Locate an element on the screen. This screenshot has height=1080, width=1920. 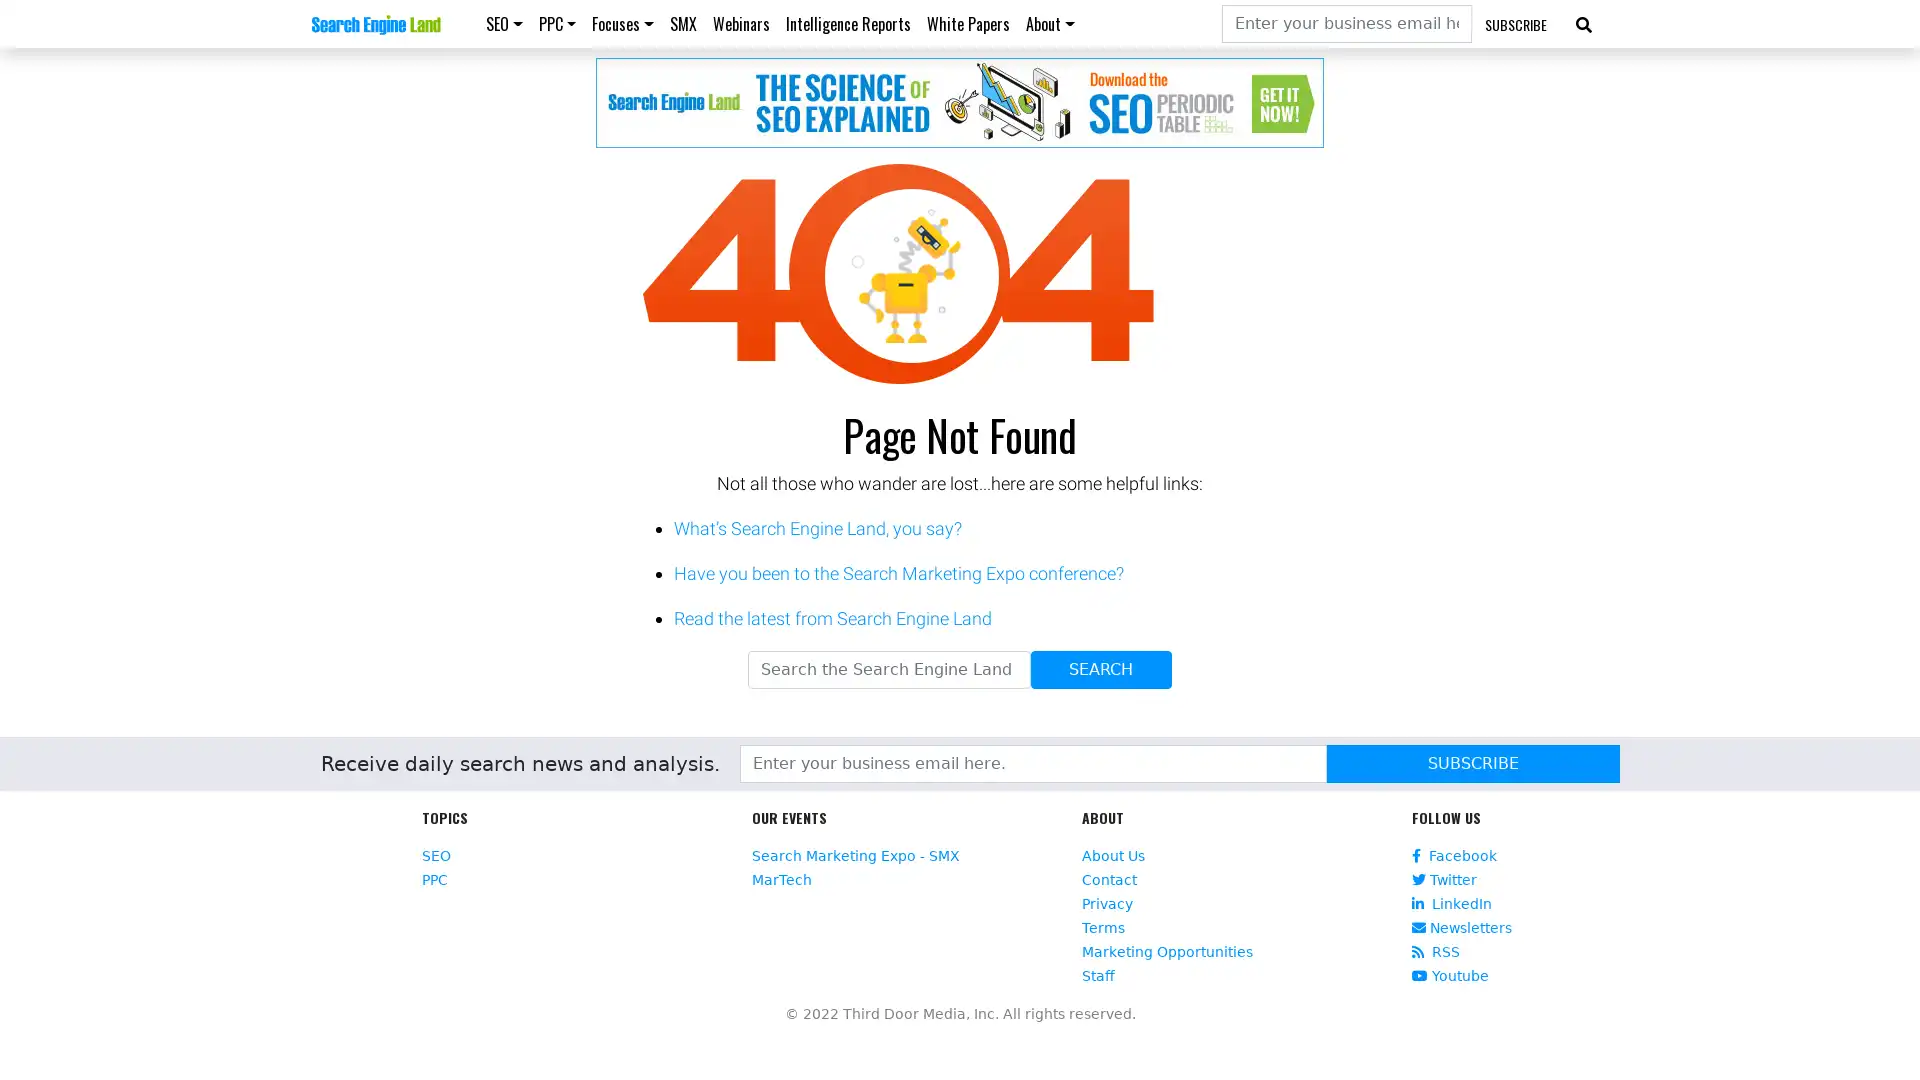
SEARCH is located at coordinates (1099, 670).